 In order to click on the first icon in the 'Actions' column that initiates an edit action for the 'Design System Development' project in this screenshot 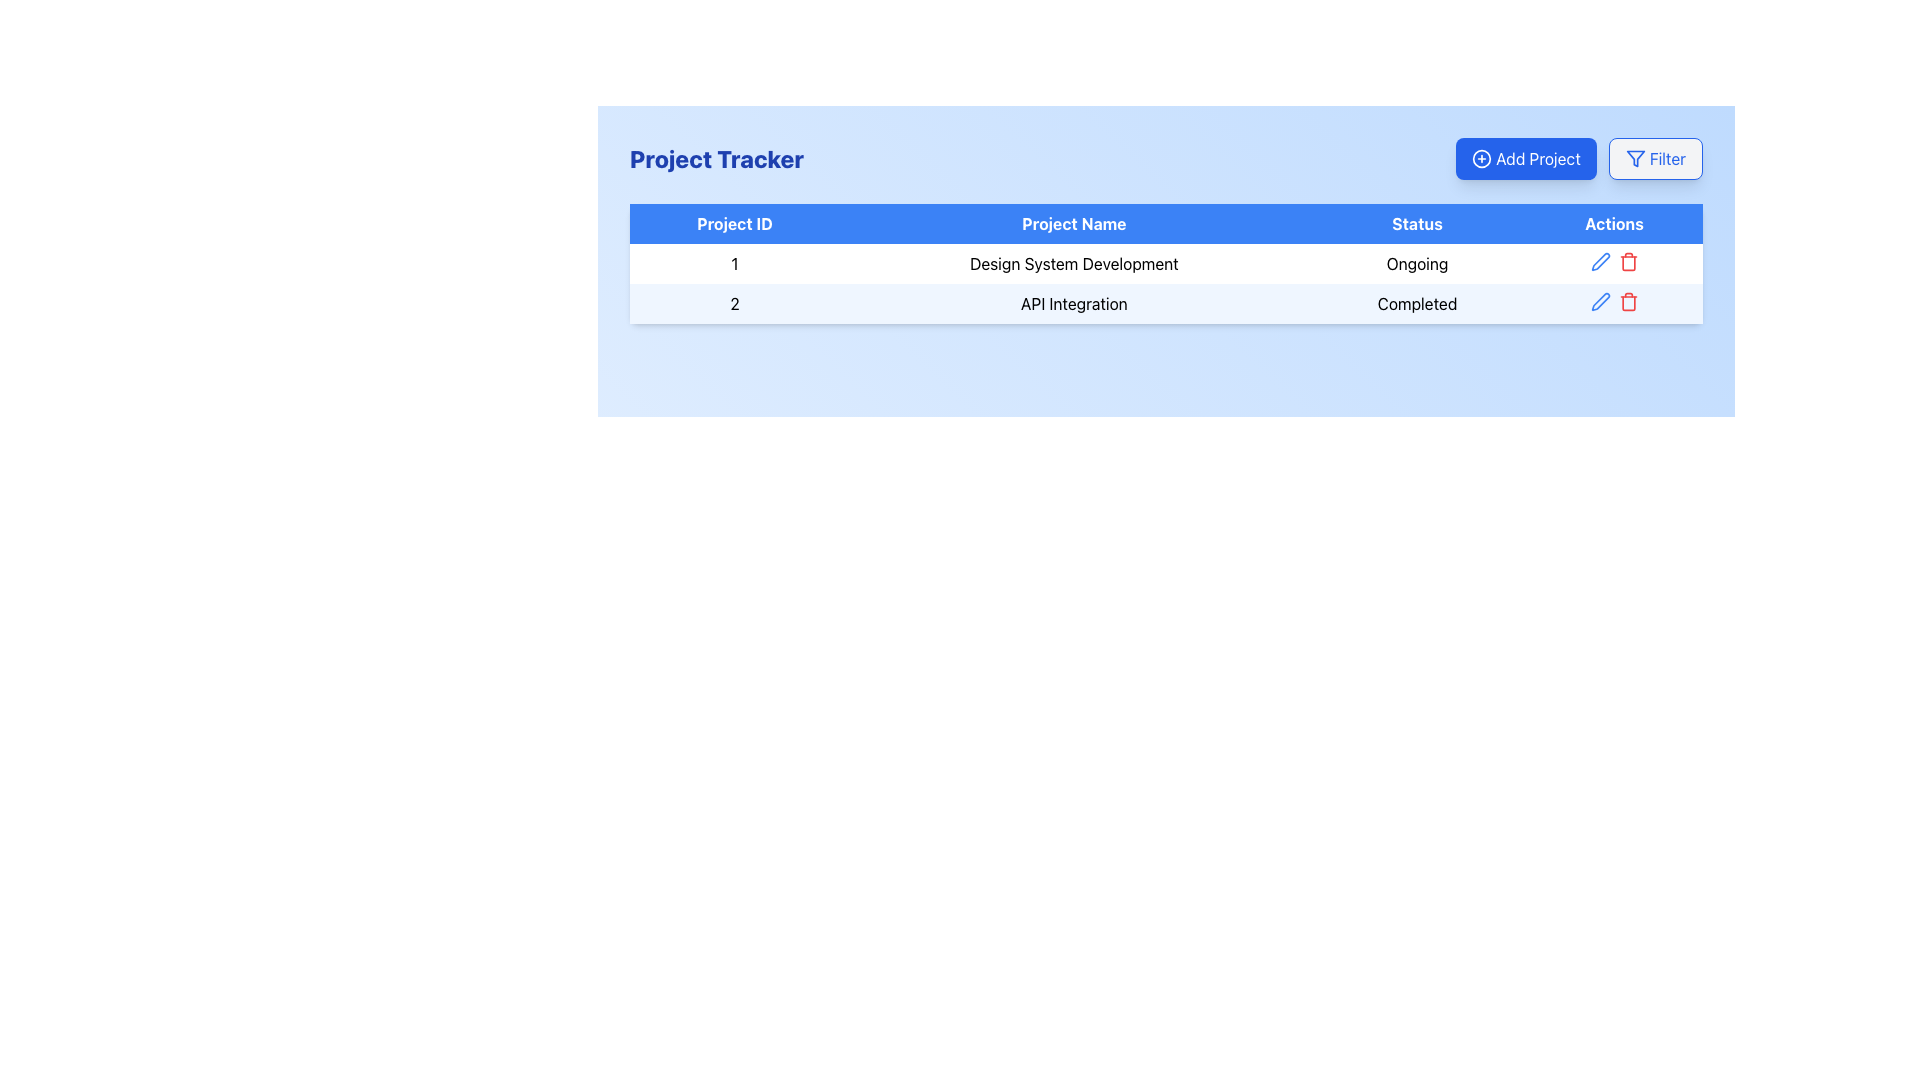, I will do `click(1600, 301)`.